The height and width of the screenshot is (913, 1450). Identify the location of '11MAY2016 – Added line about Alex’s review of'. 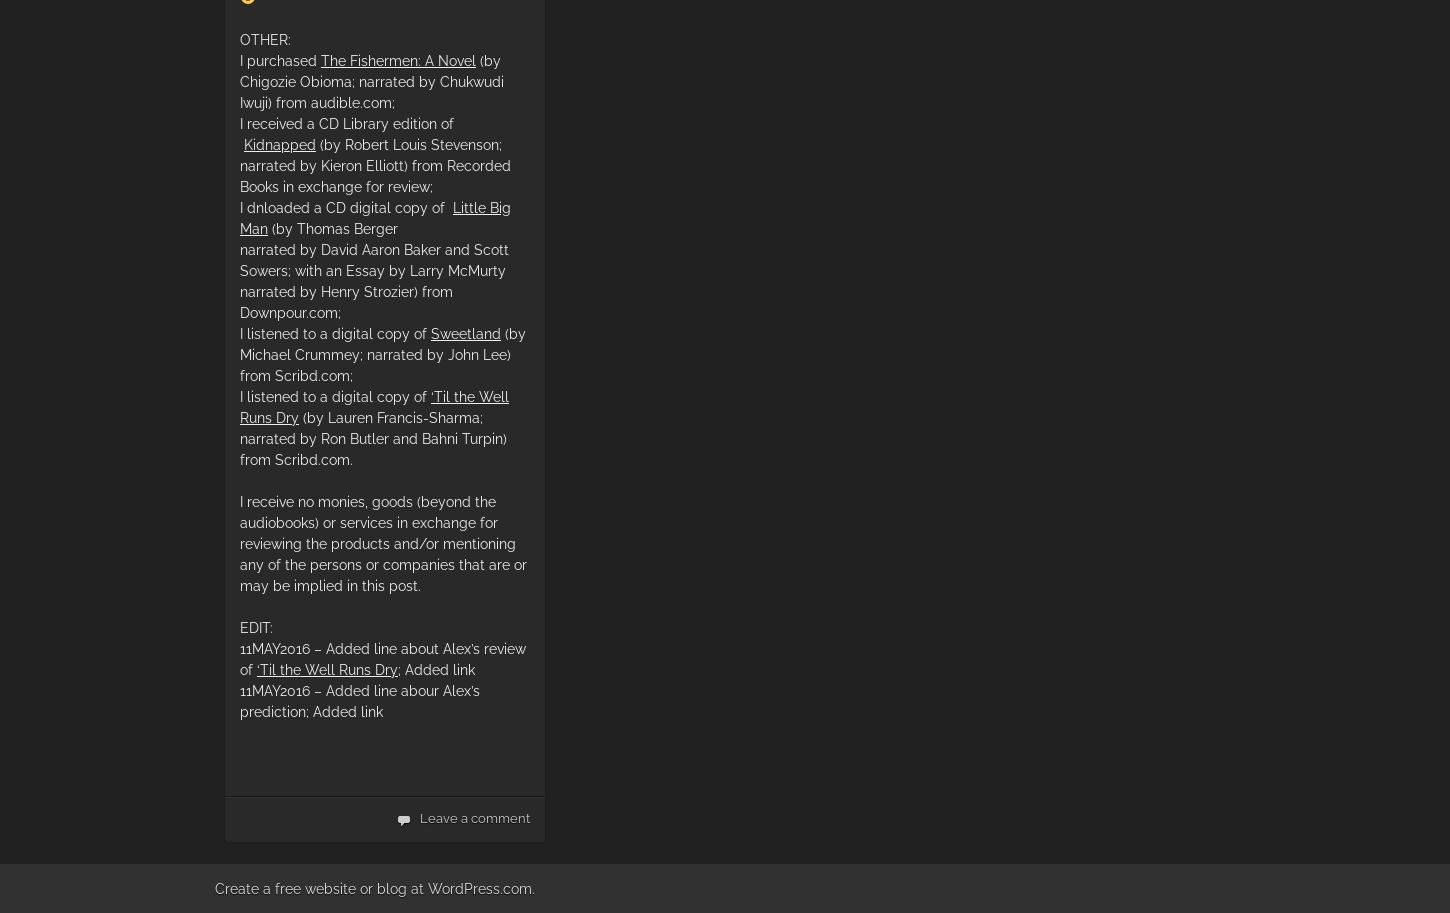
(381, 658).